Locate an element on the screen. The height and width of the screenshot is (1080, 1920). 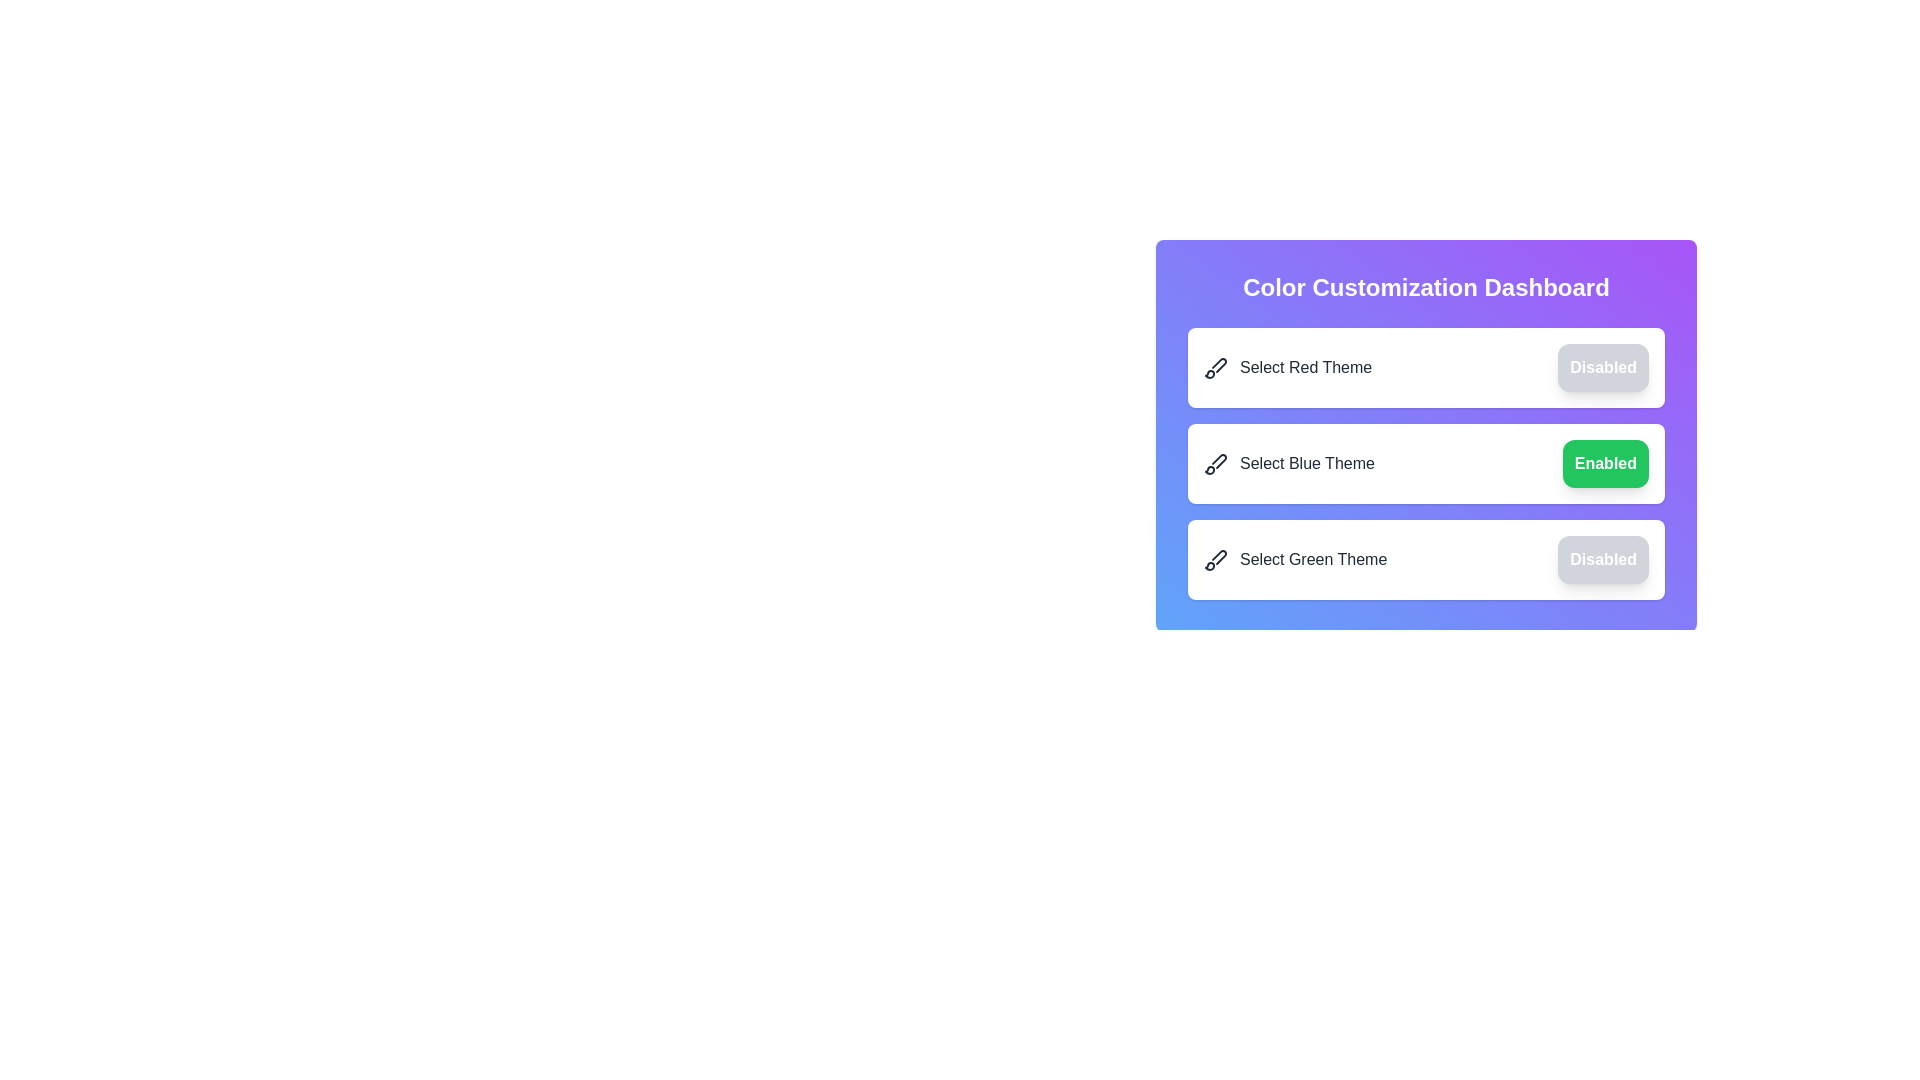
the button corresponding to Green theme to observe any interactive feedback is located at coordinates (1603, 559).